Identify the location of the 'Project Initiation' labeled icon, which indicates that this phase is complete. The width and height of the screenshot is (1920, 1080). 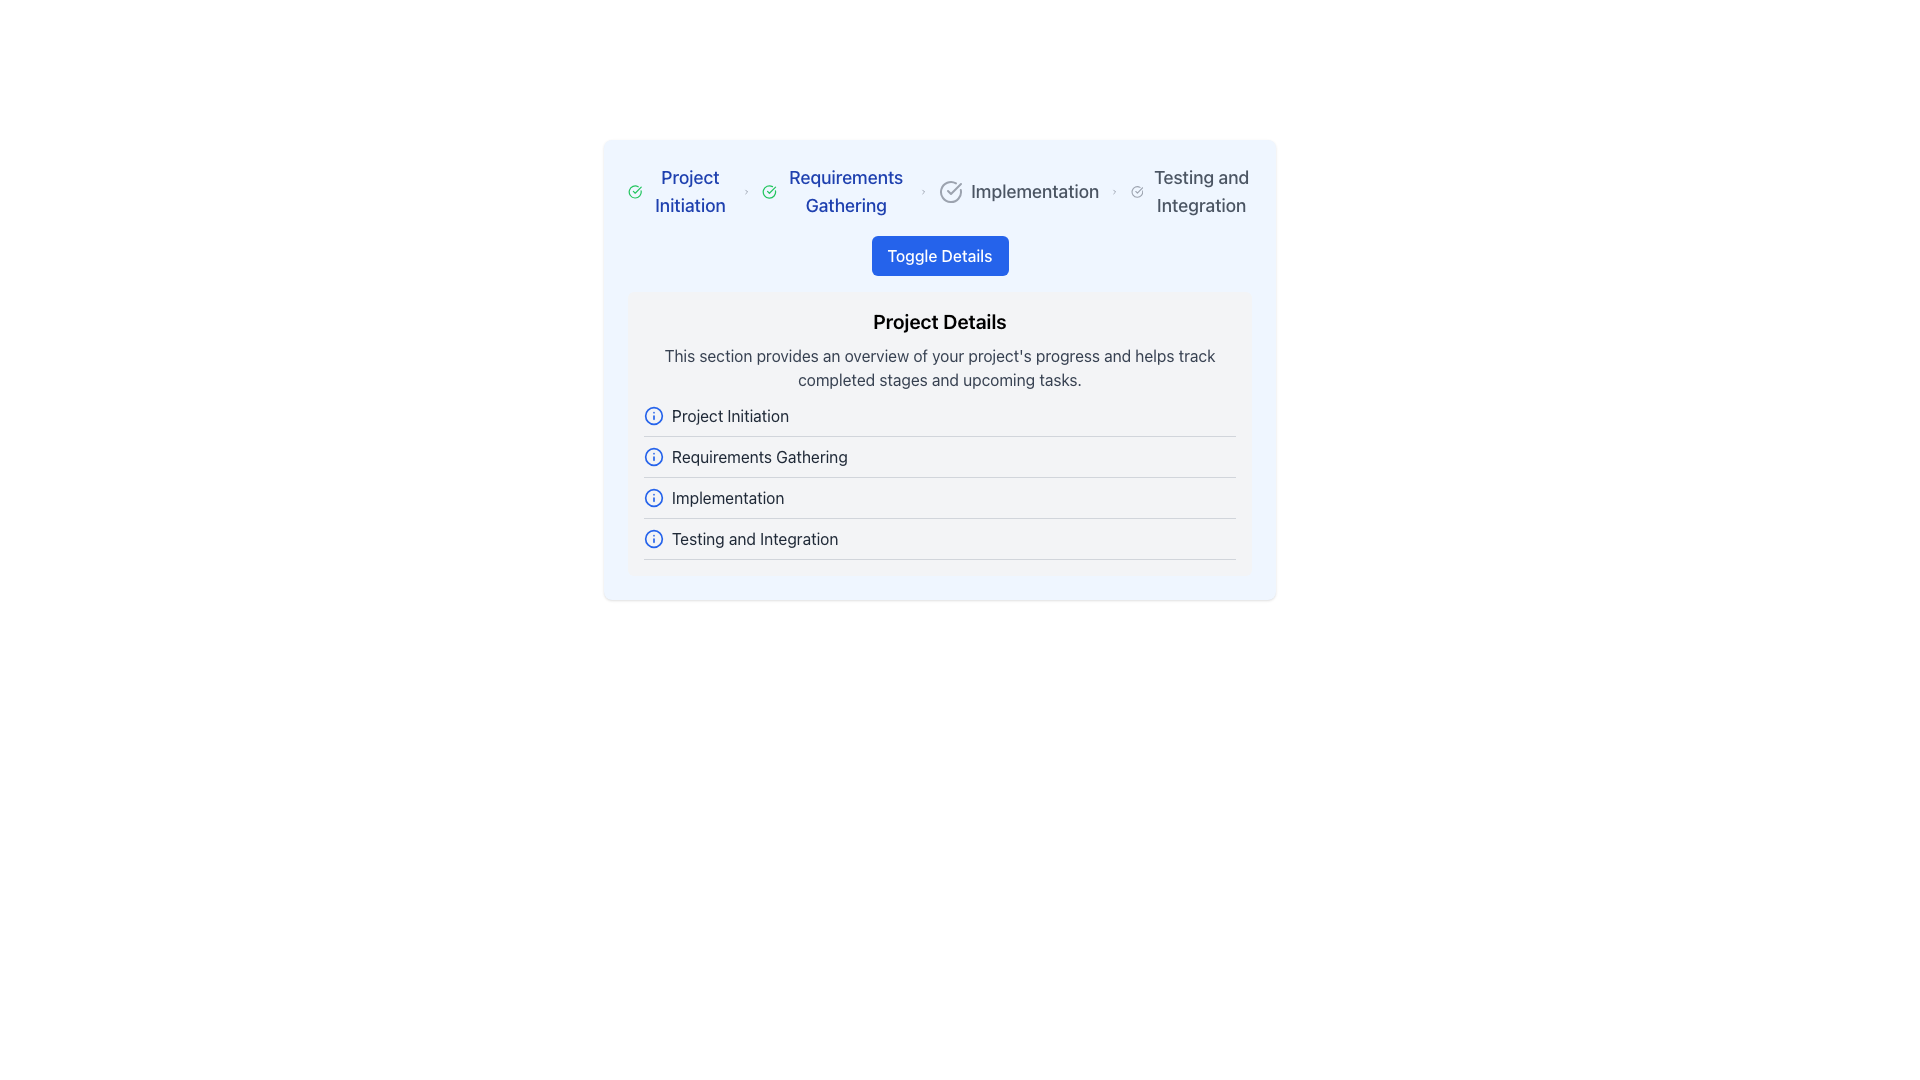
(679, 192).